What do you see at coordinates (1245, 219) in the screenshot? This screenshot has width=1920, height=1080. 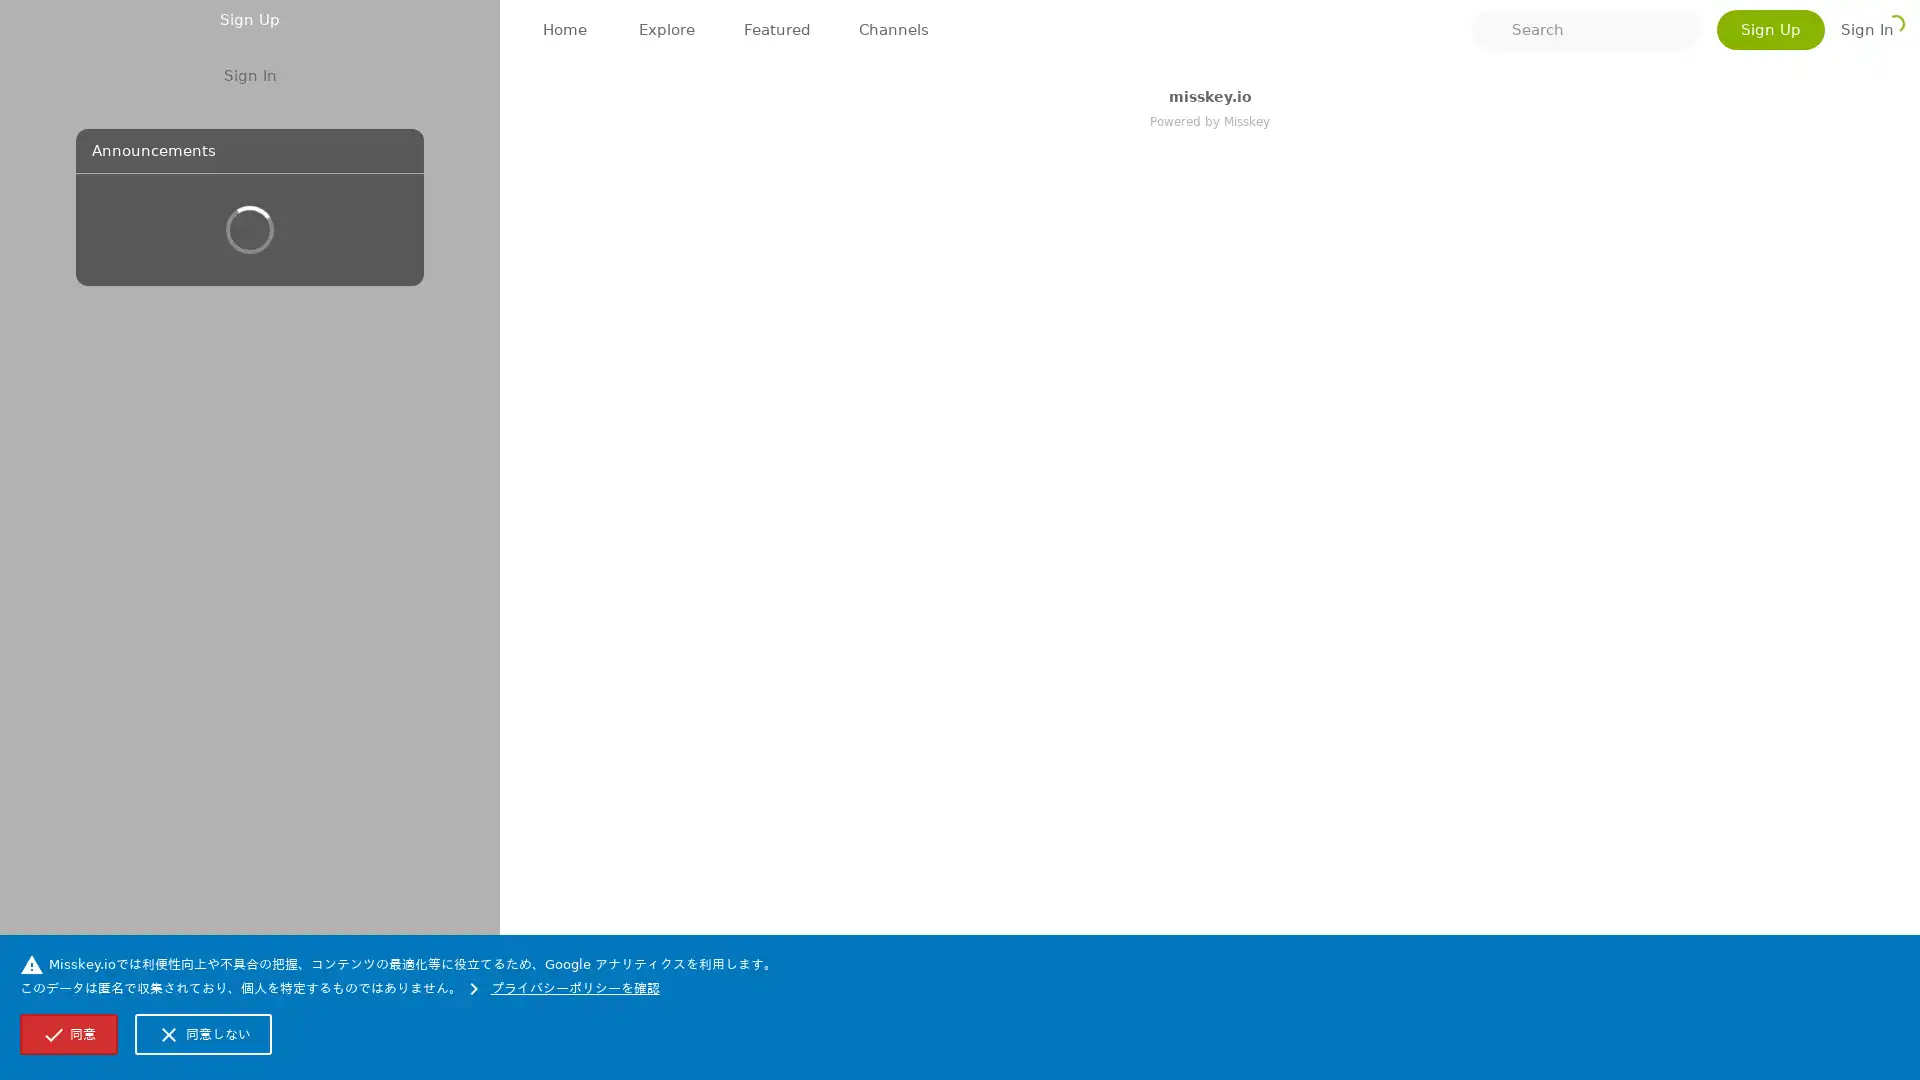 I see `Show more` at bounding box center [1245, 219].